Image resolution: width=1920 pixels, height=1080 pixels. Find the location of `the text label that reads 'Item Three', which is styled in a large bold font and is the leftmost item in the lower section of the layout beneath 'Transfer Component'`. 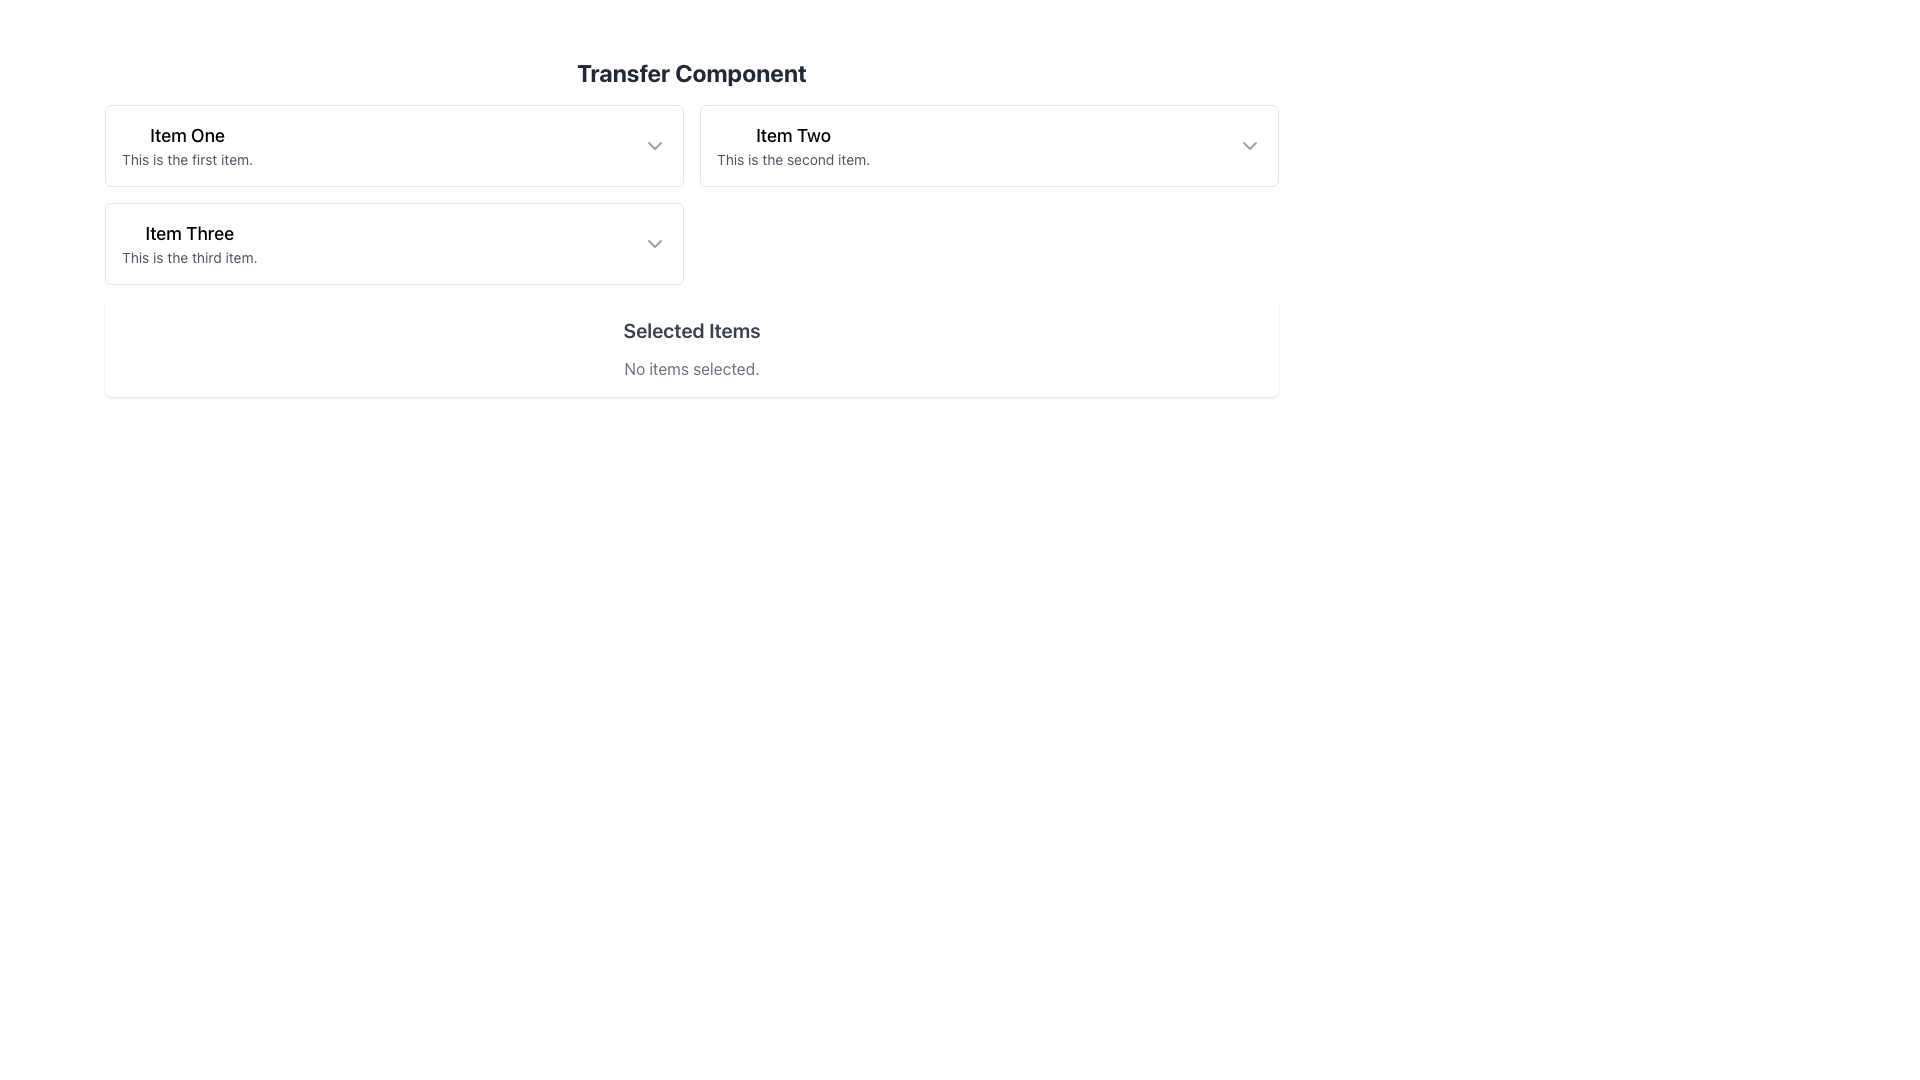

the text label that reads 'Item Three', which is styled in a large bold font and is the leftmost item in the lower section of the layout beneath 'Transfer Component' is located at coordinates (189, 233).